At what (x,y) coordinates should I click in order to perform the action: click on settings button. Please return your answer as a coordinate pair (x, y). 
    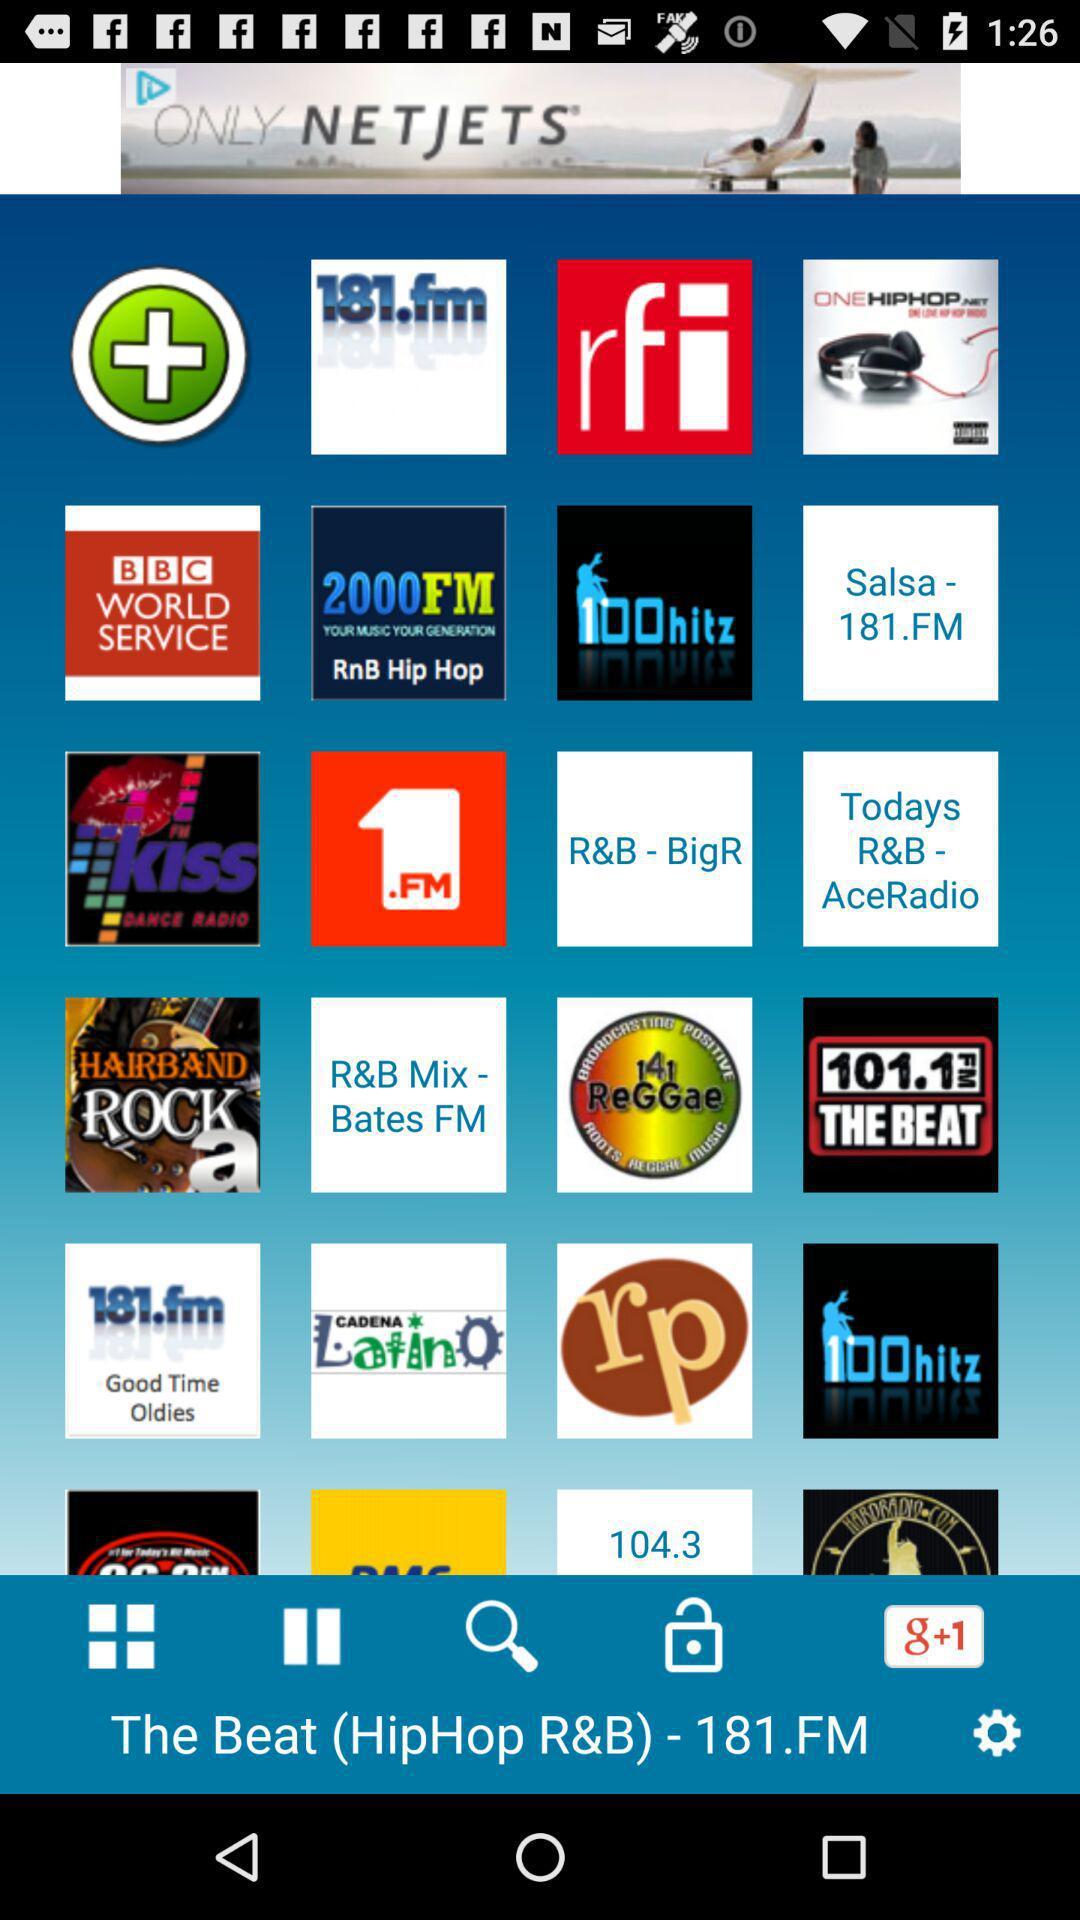
    Looking at the image, I should click on (997, 1731).